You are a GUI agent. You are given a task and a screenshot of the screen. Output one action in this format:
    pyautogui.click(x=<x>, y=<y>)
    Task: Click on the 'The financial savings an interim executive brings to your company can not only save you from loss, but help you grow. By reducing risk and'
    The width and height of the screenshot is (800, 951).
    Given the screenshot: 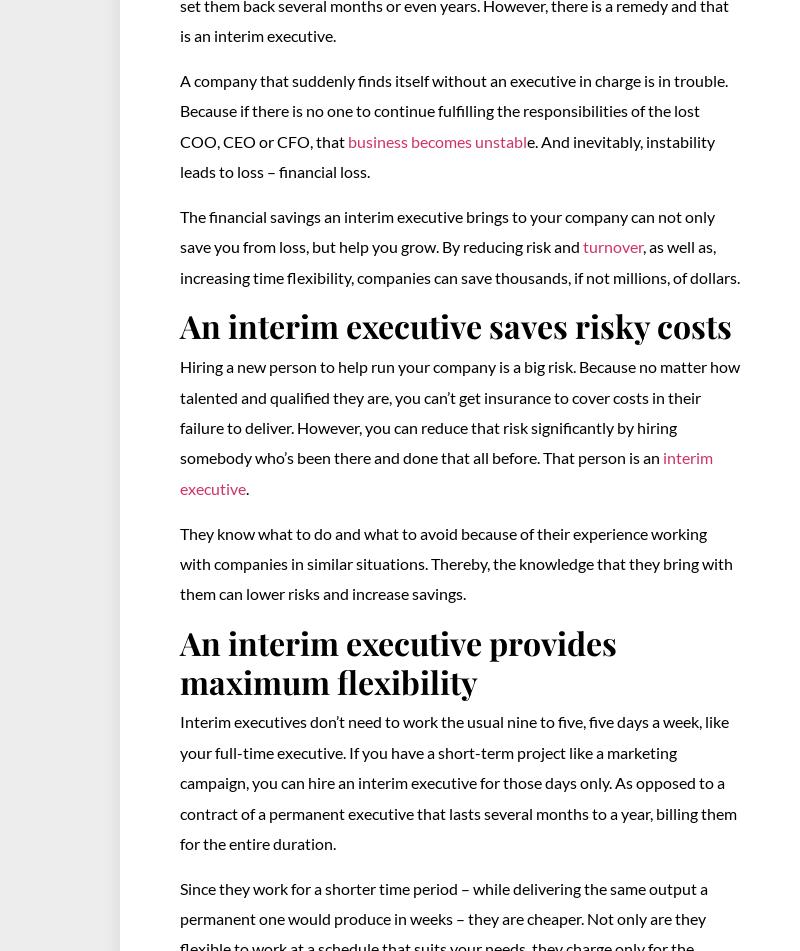 What is the action you would take?
    pyautogui.click(x=446, y=230)
    